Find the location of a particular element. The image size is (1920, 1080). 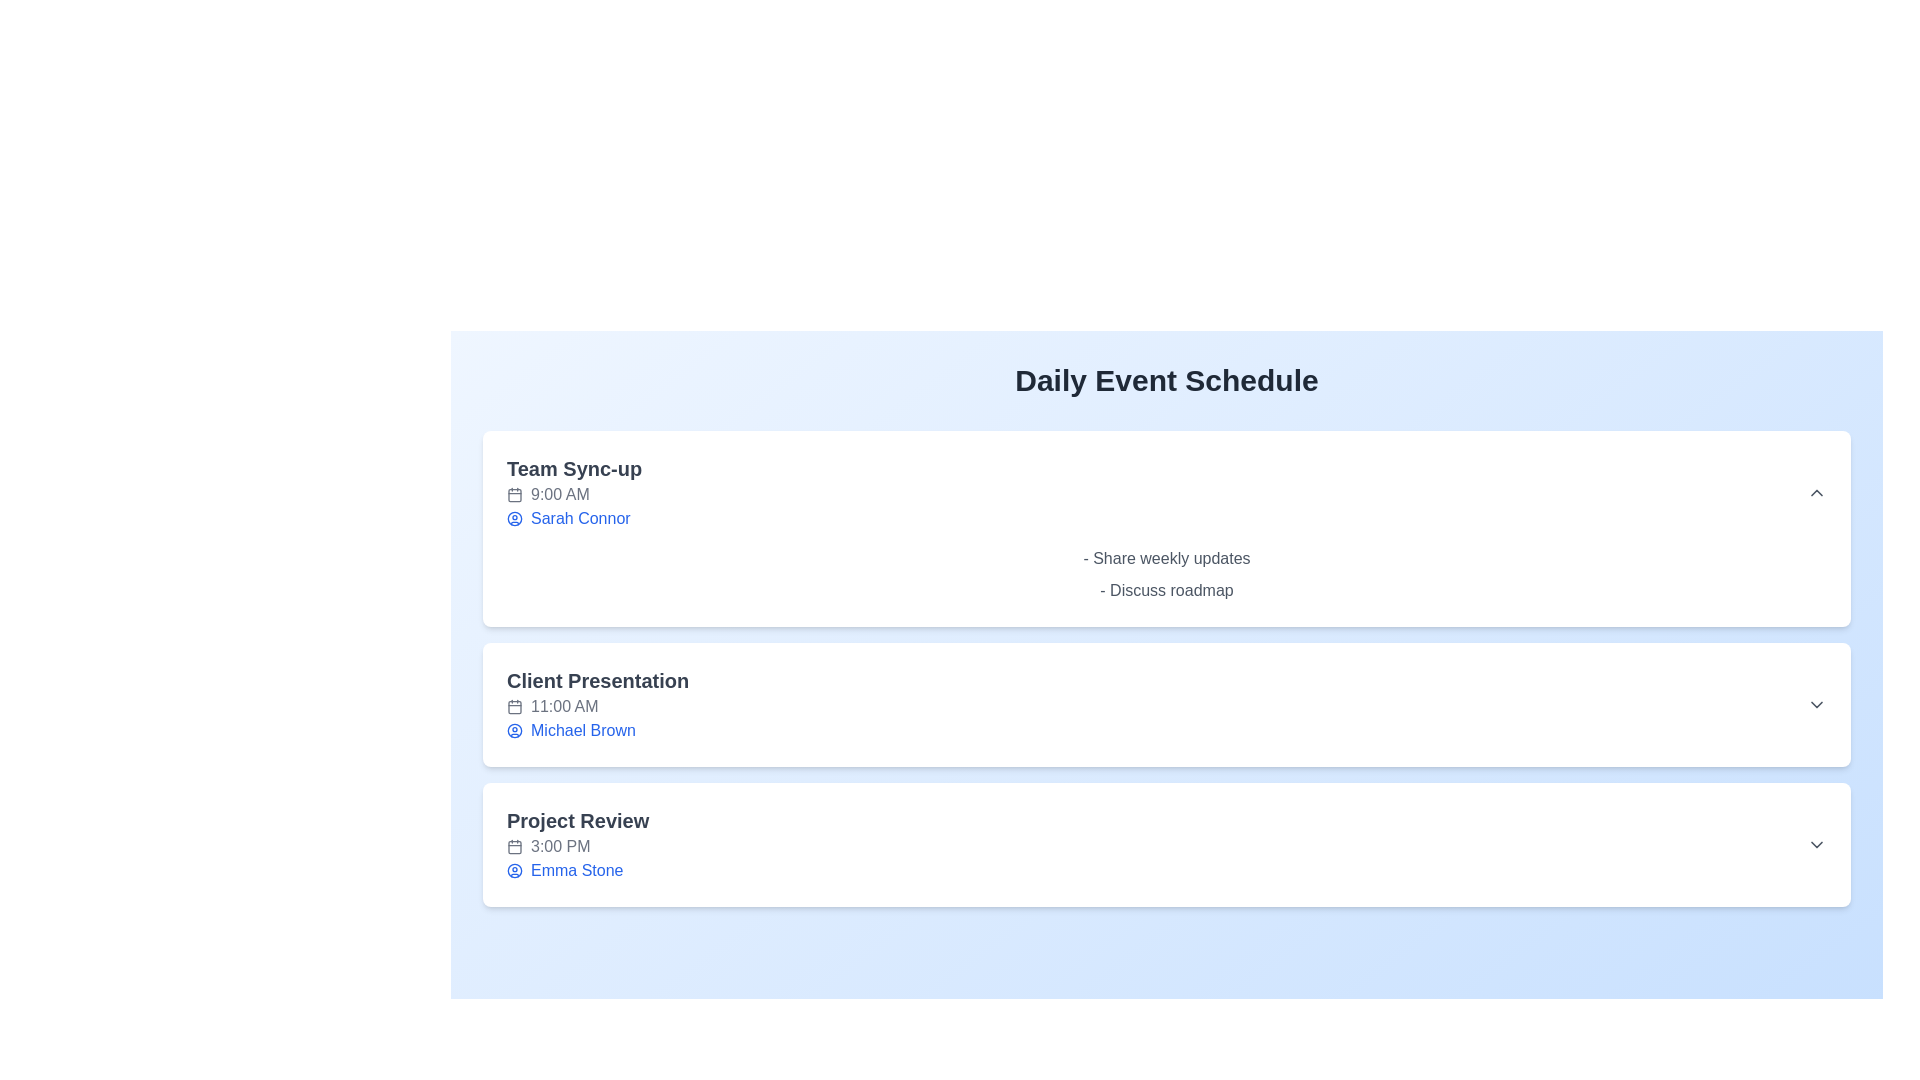

the non-interactive text label displaying the title of the associated event or task in the schedule is located at coordinates (577, 821).